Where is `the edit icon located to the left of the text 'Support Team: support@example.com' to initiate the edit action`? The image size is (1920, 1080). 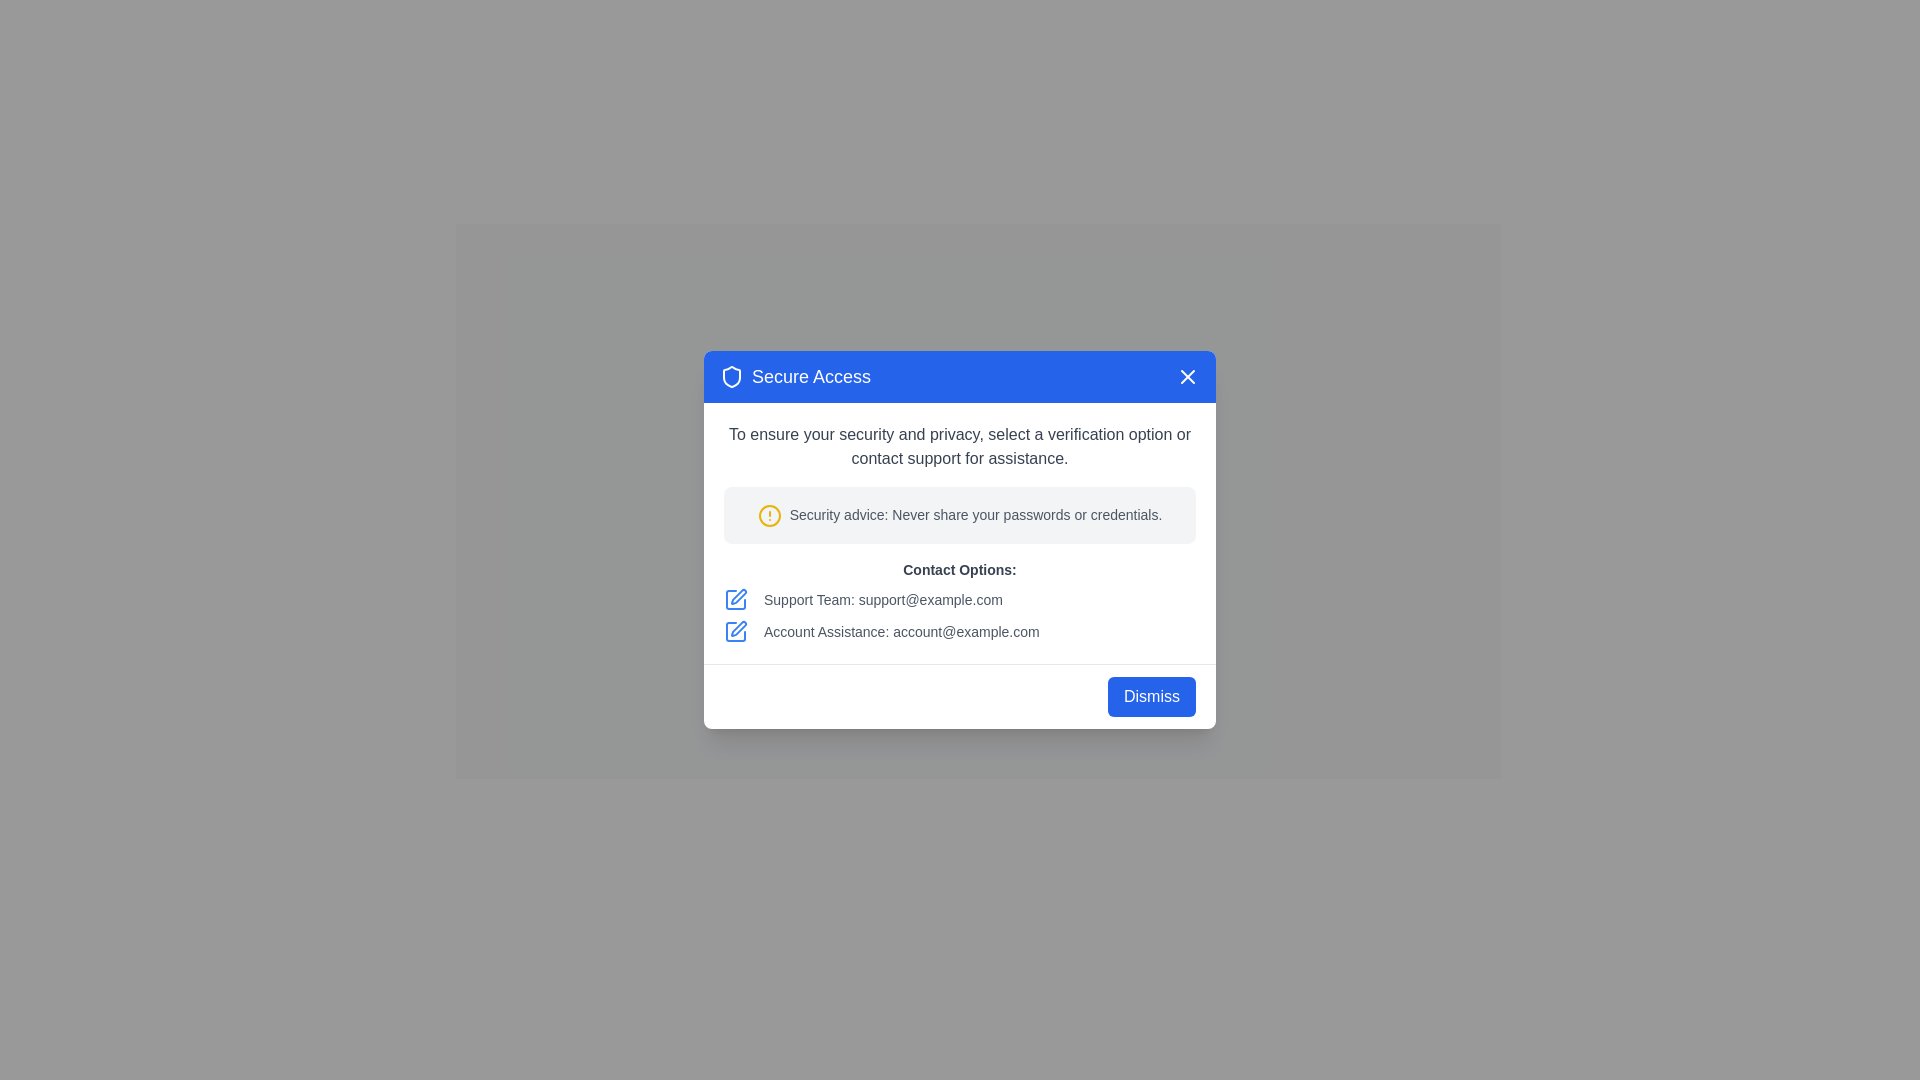
the edit icon located to the left of the text 'Support Team: support@example.com' to initiate the edit action is located at coordinates (734, 597).